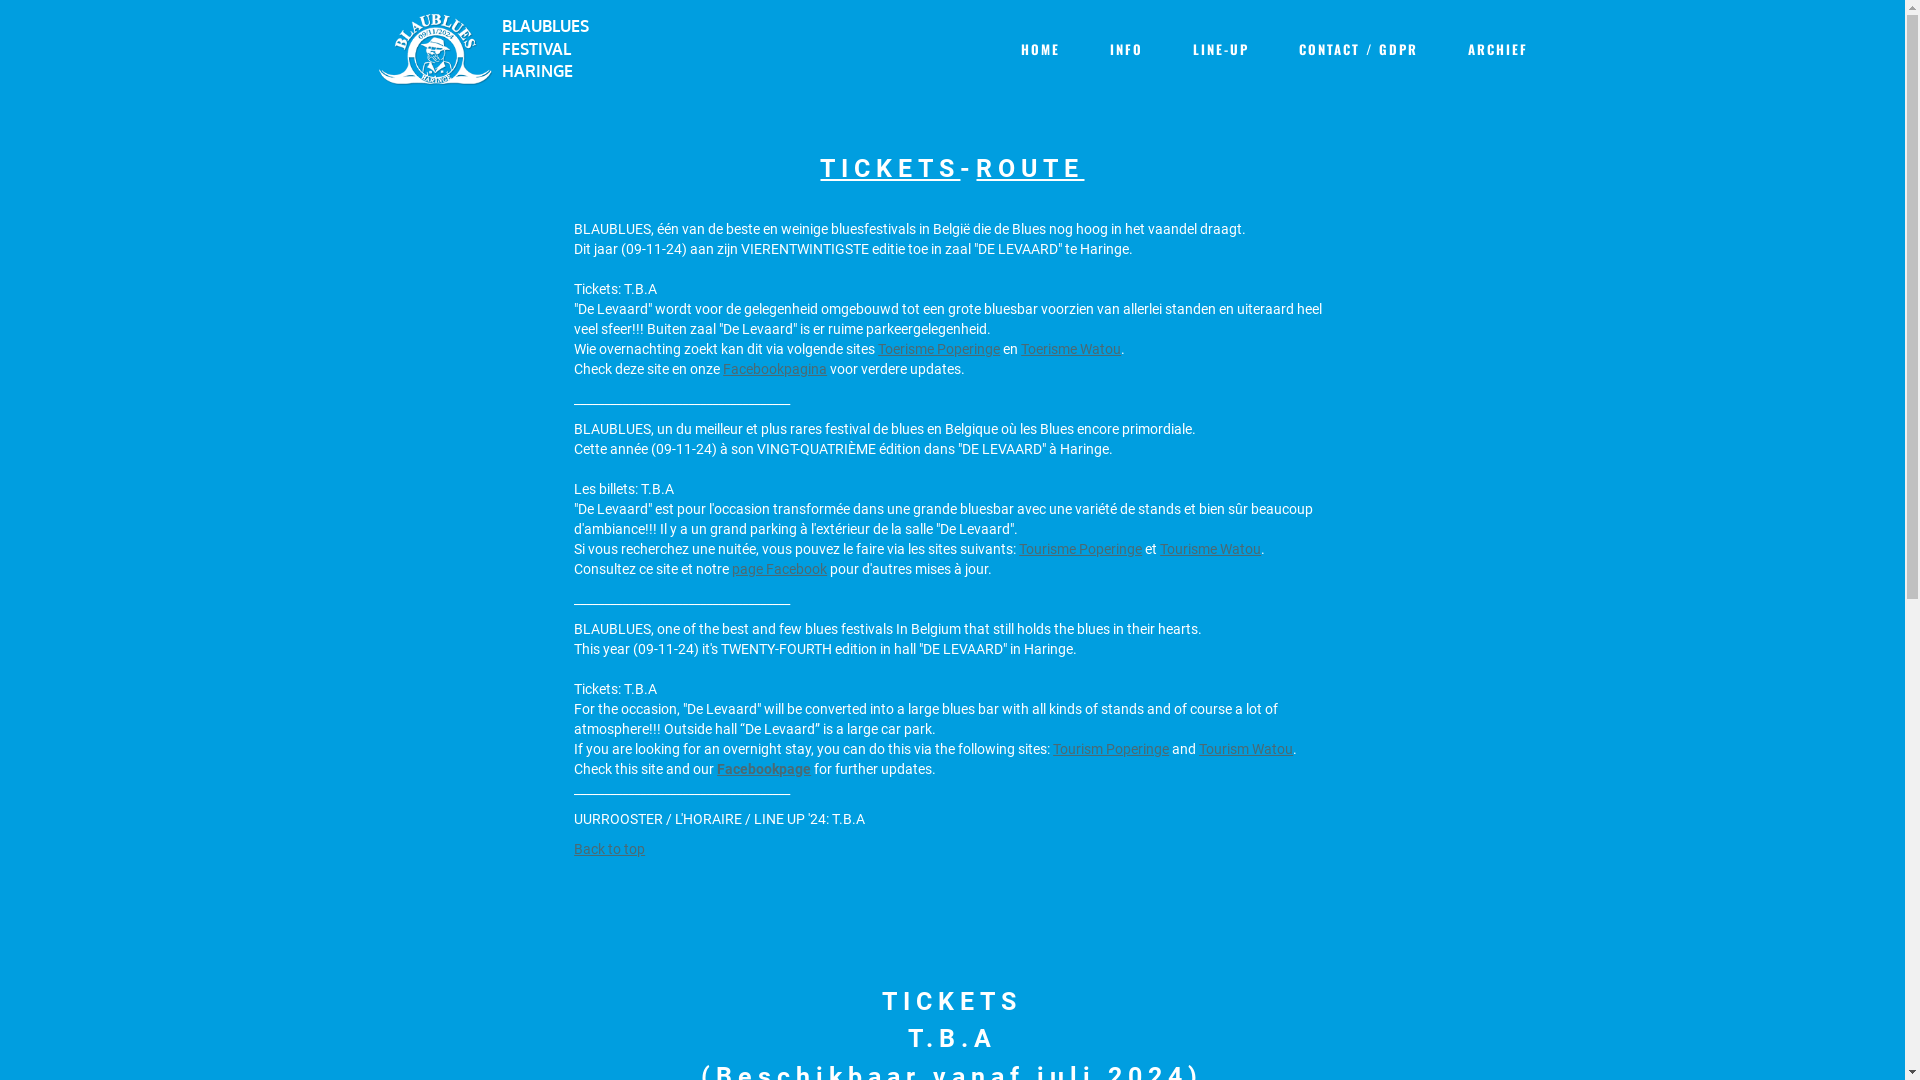 This screenshot has width=1920, height=1080. What do you see at coordinates (878, 346) in the screenshot?
I see `'Toerisme Poperinge'` at bounding box center [878, 346].